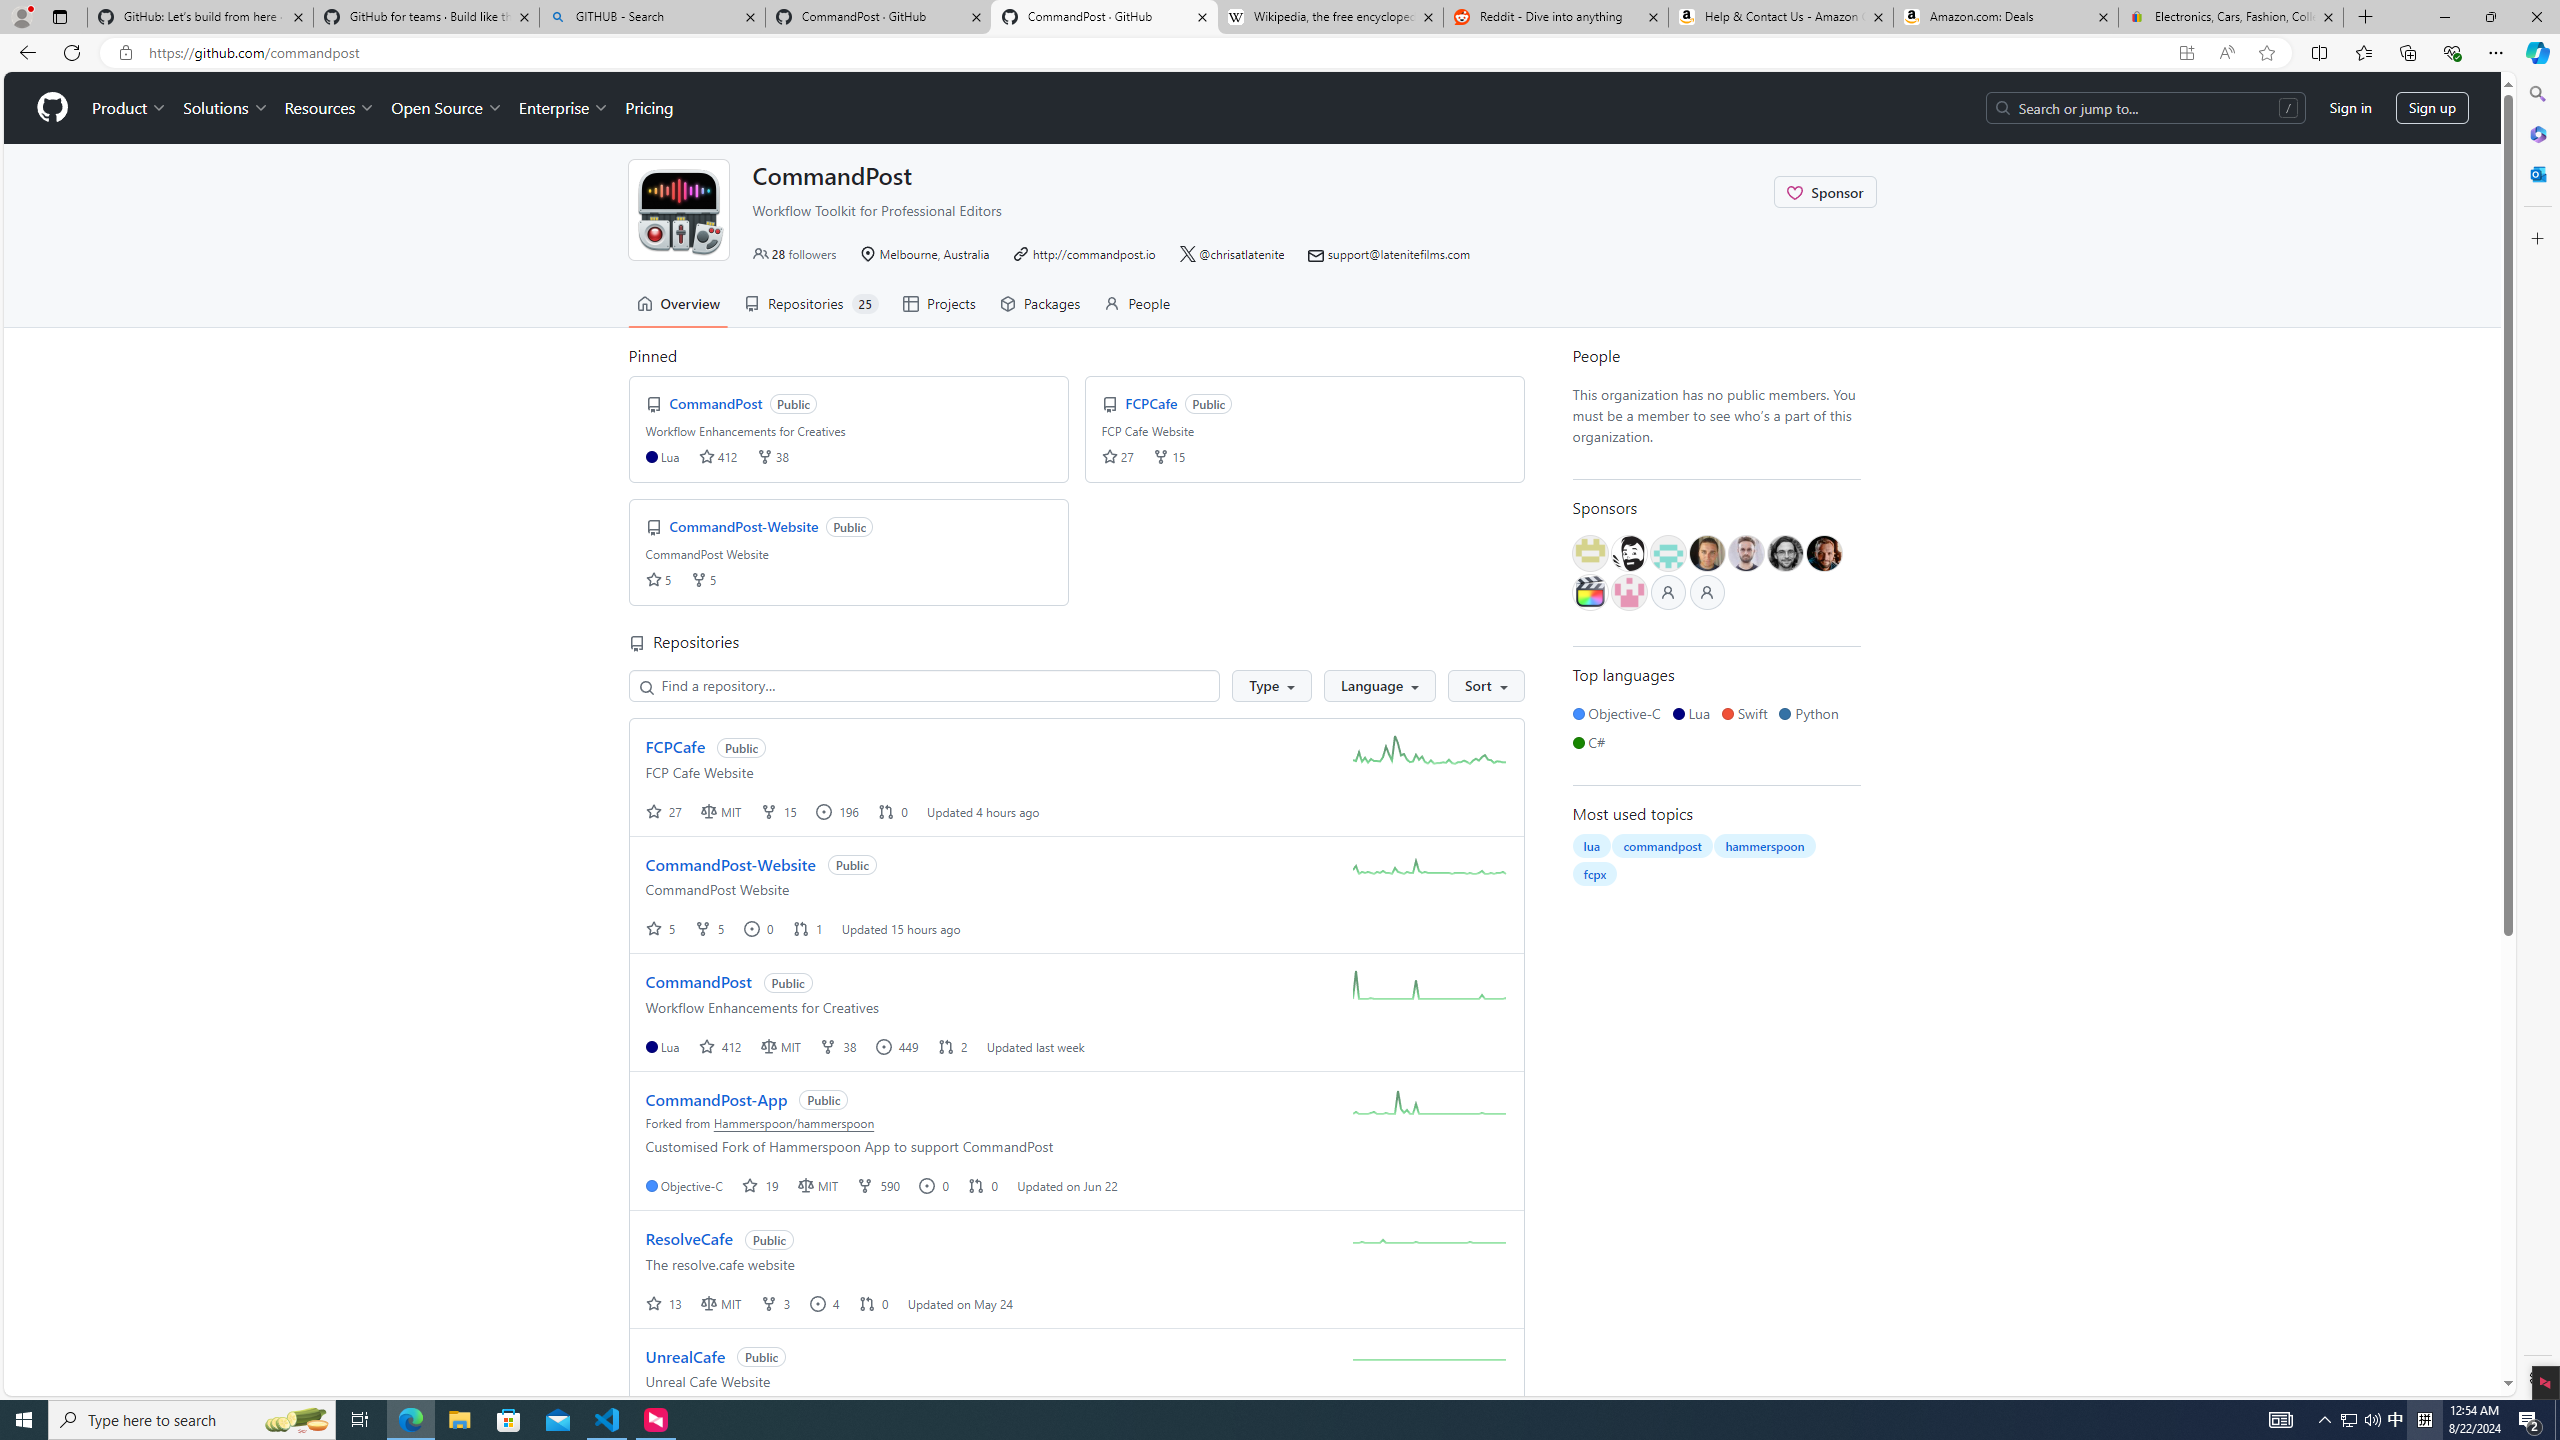 This screenshot has width=2560, height=1440. Describe the element at coordinates (1589, 552) in the screenshot. I see `'@wtembundit'` at that location.